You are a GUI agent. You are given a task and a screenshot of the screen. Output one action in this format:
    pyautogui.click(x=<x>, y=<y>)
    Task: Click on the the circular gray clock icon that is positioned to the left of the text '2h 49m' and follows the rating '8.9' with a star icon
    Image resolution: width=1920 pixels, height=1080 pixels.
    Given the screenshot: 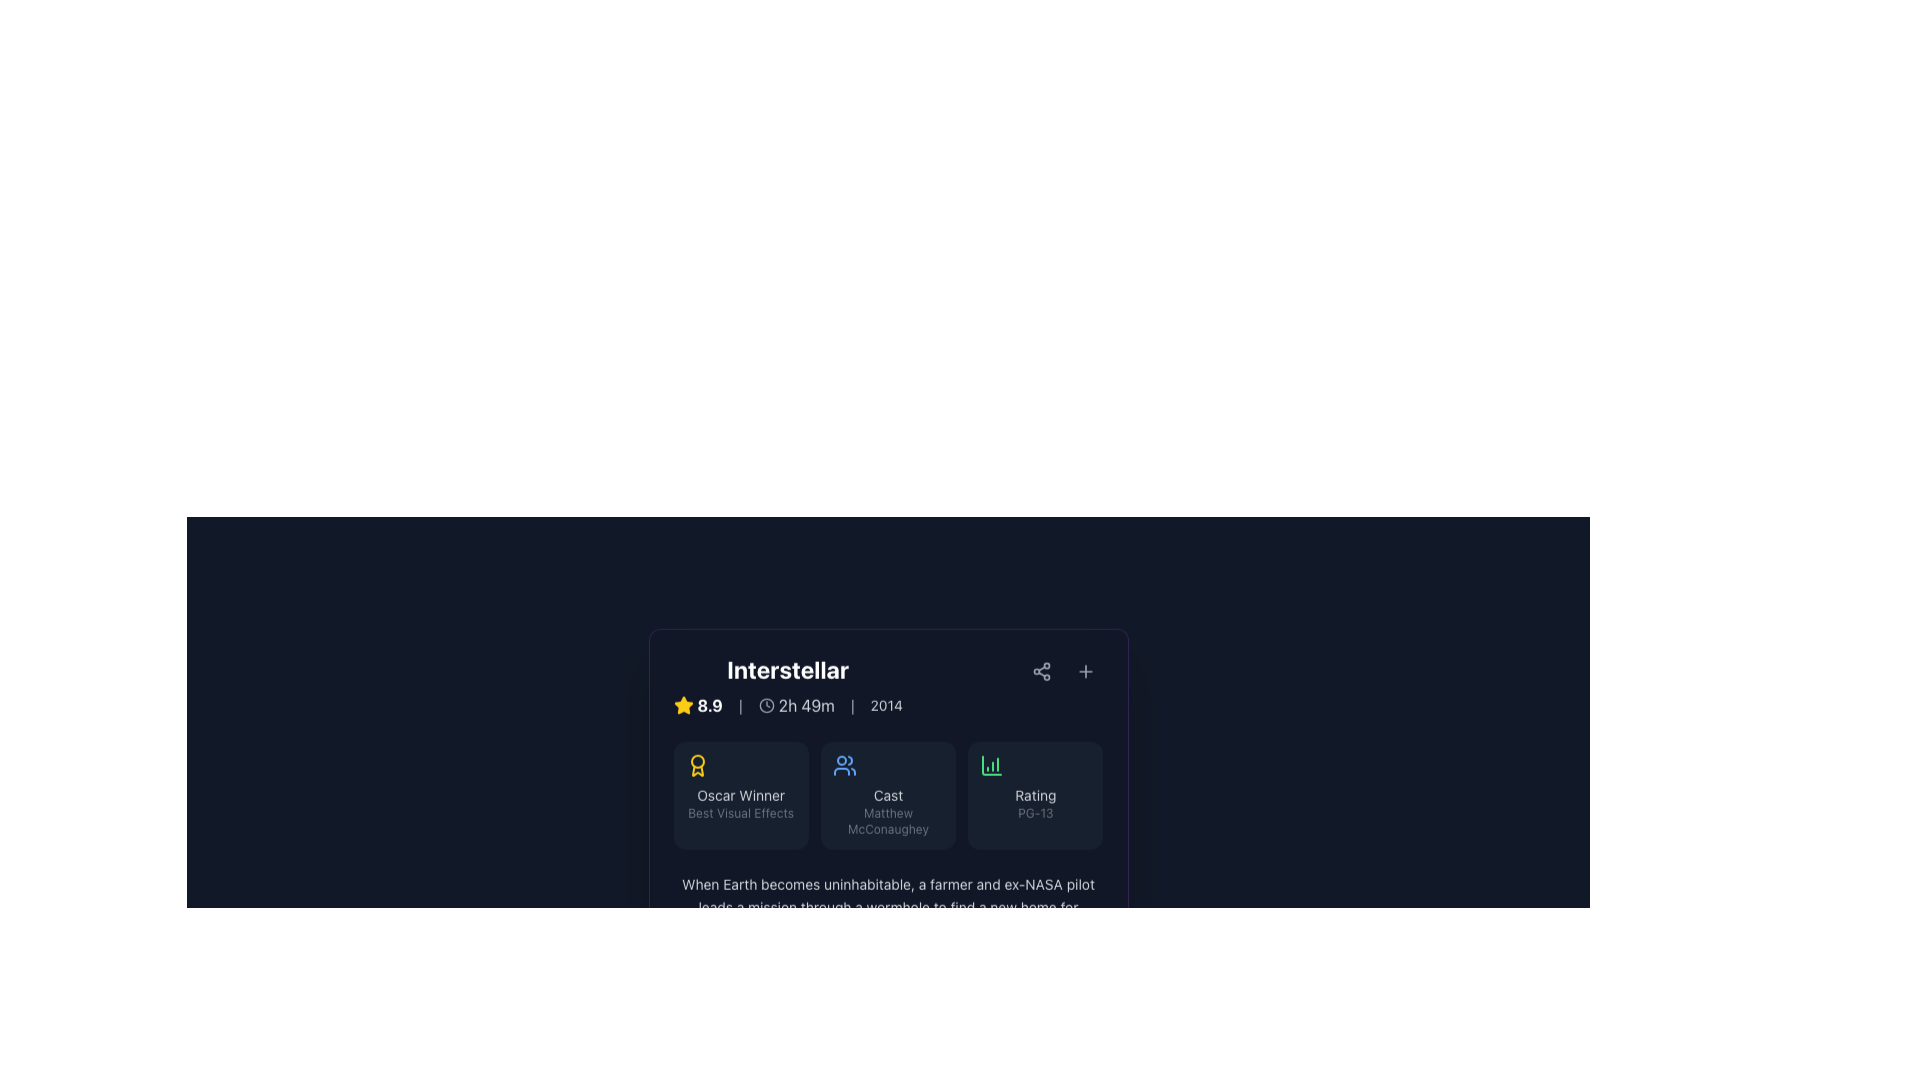 What is the action you would take?
    pyautogui.click(x=765, y=704)
    